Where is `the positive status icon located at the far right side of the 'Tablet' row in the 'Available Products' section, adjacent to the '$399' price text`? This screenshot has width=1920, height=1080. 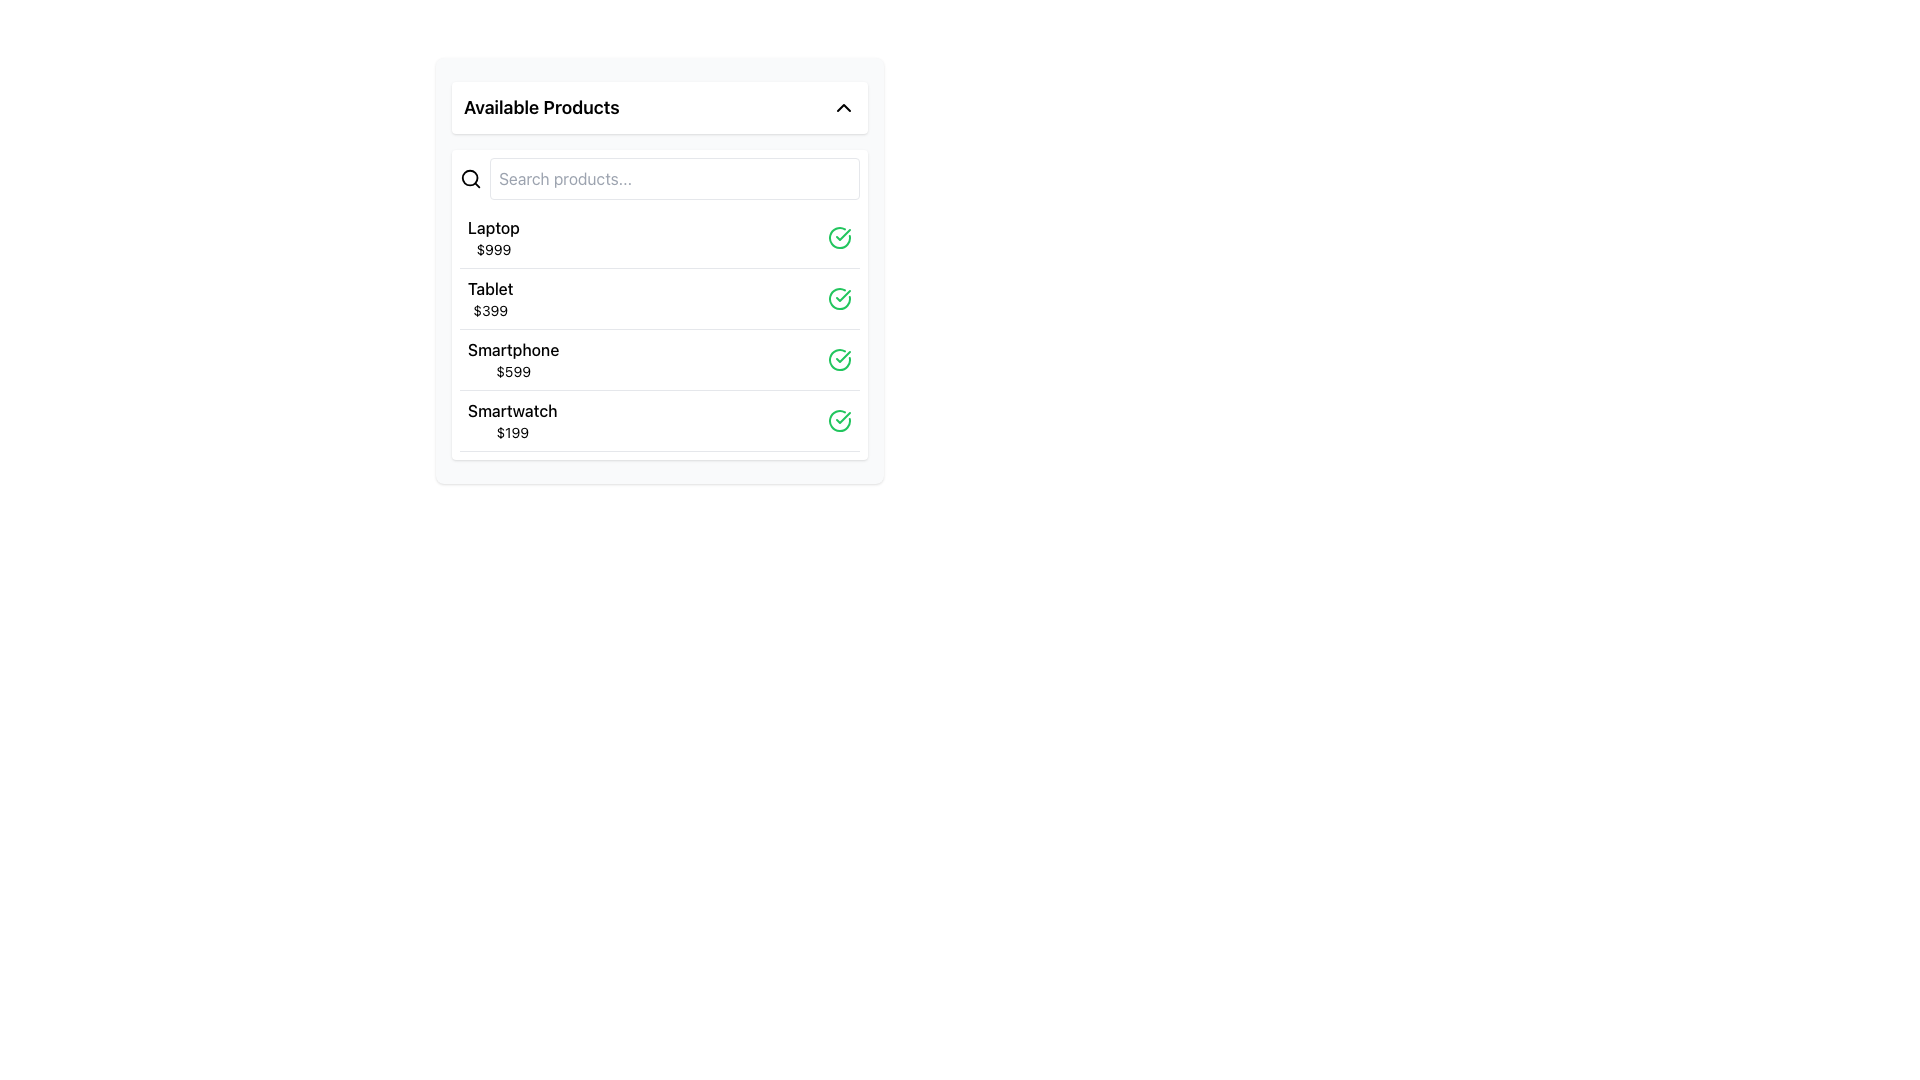 the positive status icon located at the far right side of the 'Tablet' row in the 'Available Products' section, adjacent to the '$399' price text is located at coordinates (840, 299).